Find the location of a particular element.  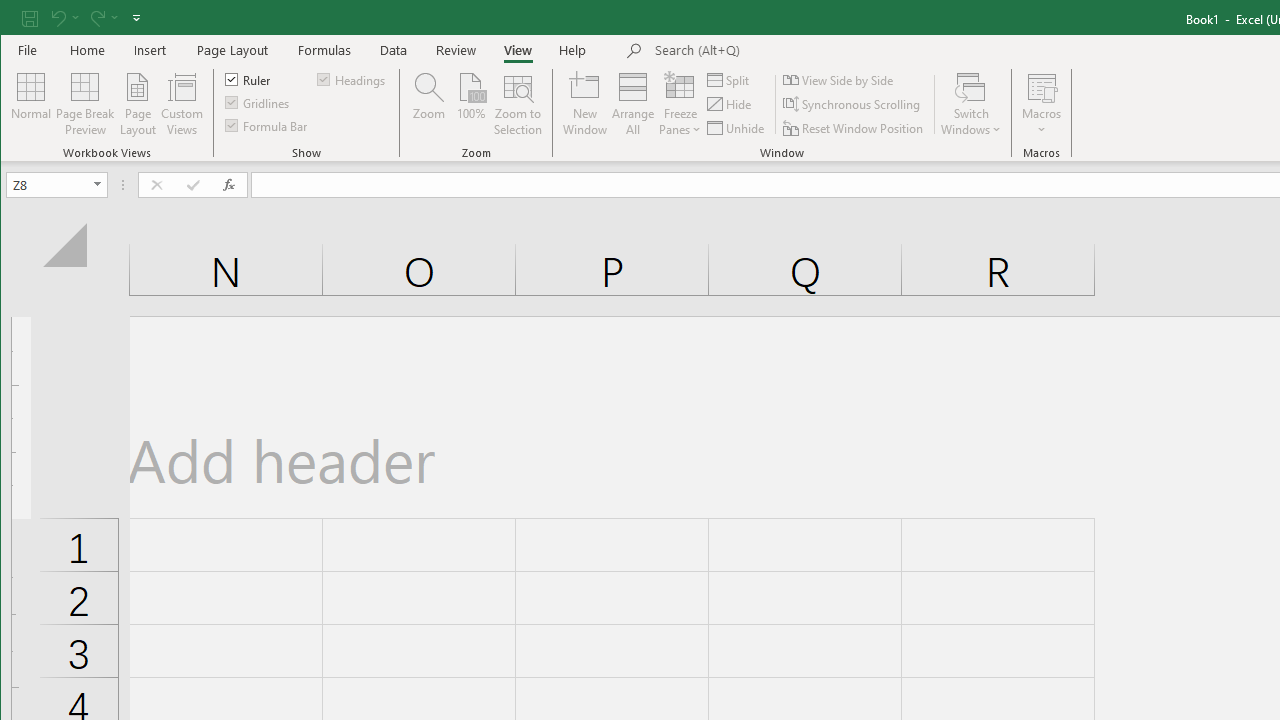

'Split' is located at coordinates (729, 79).